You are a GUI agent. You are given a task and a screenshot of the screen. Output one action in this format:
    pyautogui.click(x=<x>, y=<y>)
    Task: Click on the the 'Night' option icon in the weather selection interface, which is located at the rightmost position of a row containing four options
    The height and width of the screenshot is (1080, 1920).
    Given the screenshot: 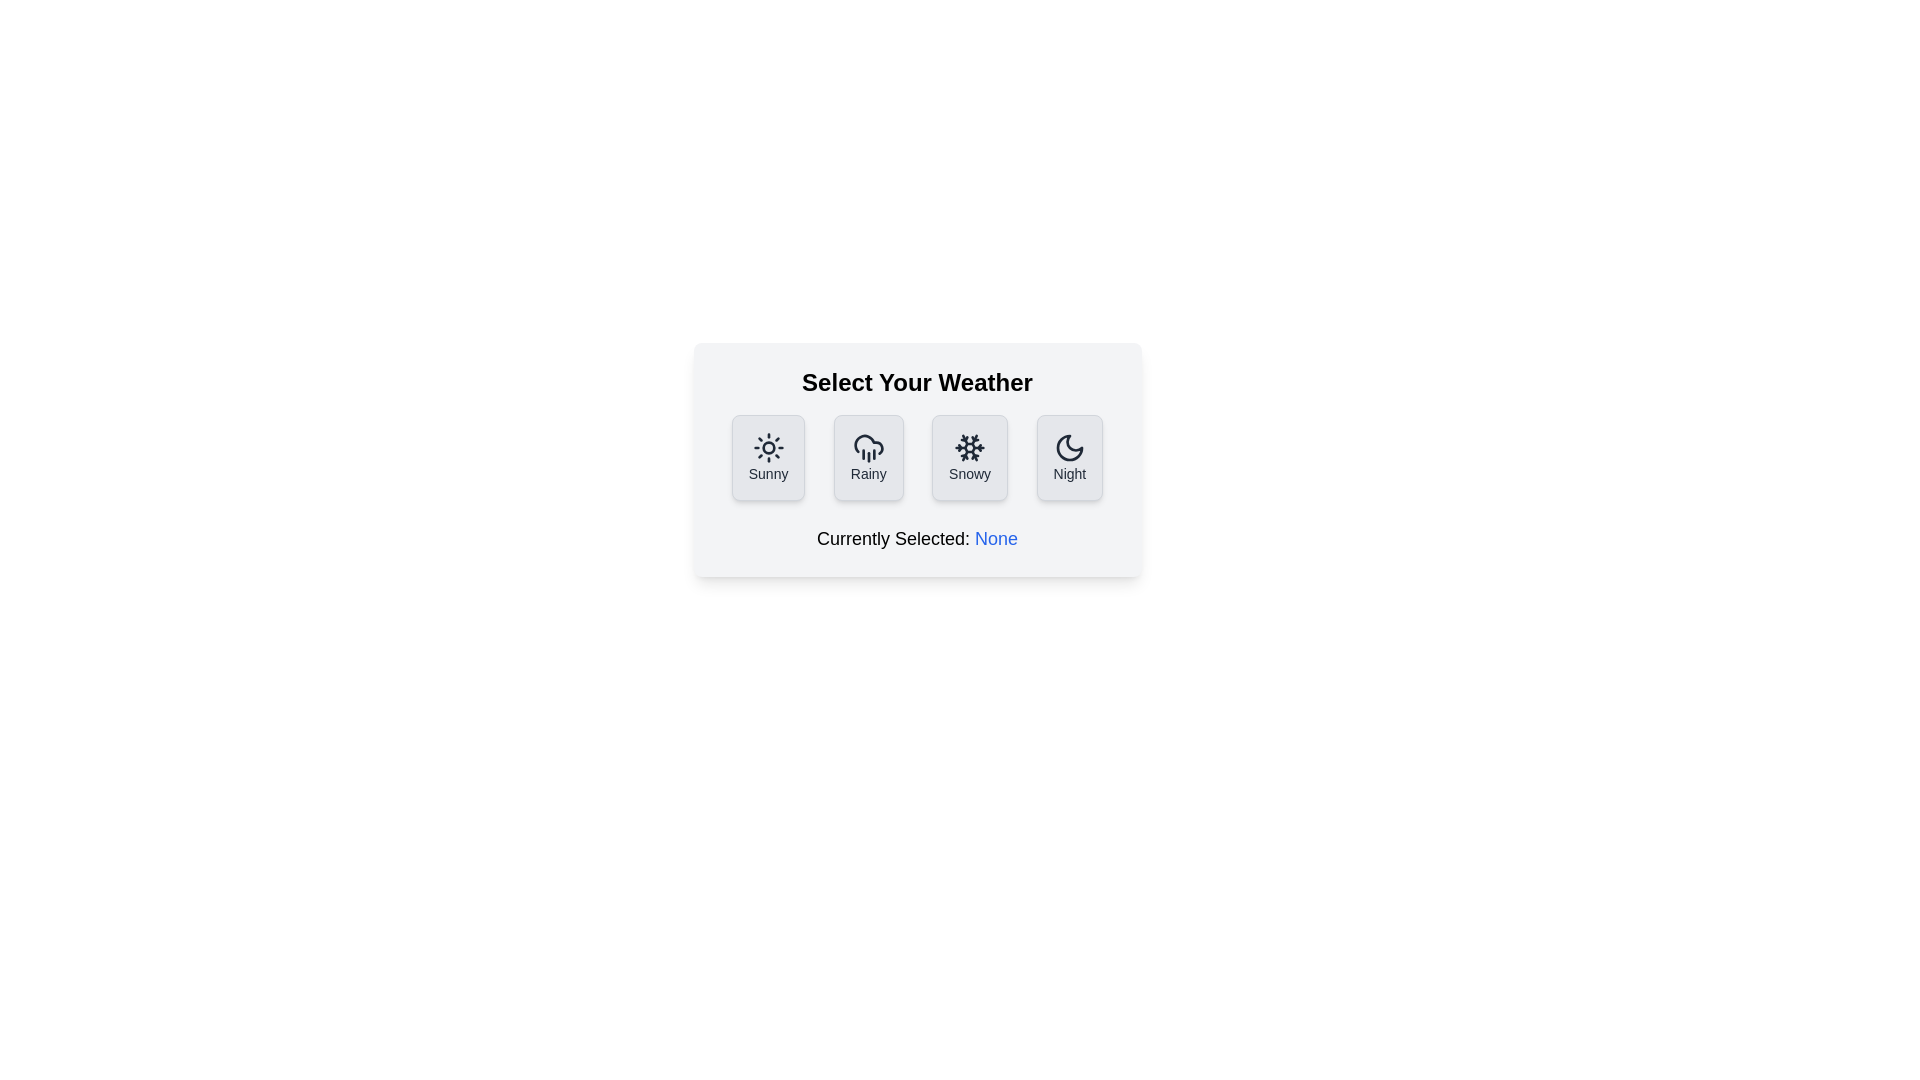 What is the action you would take?
    pyautogui.click(x=1068, y=446)
    